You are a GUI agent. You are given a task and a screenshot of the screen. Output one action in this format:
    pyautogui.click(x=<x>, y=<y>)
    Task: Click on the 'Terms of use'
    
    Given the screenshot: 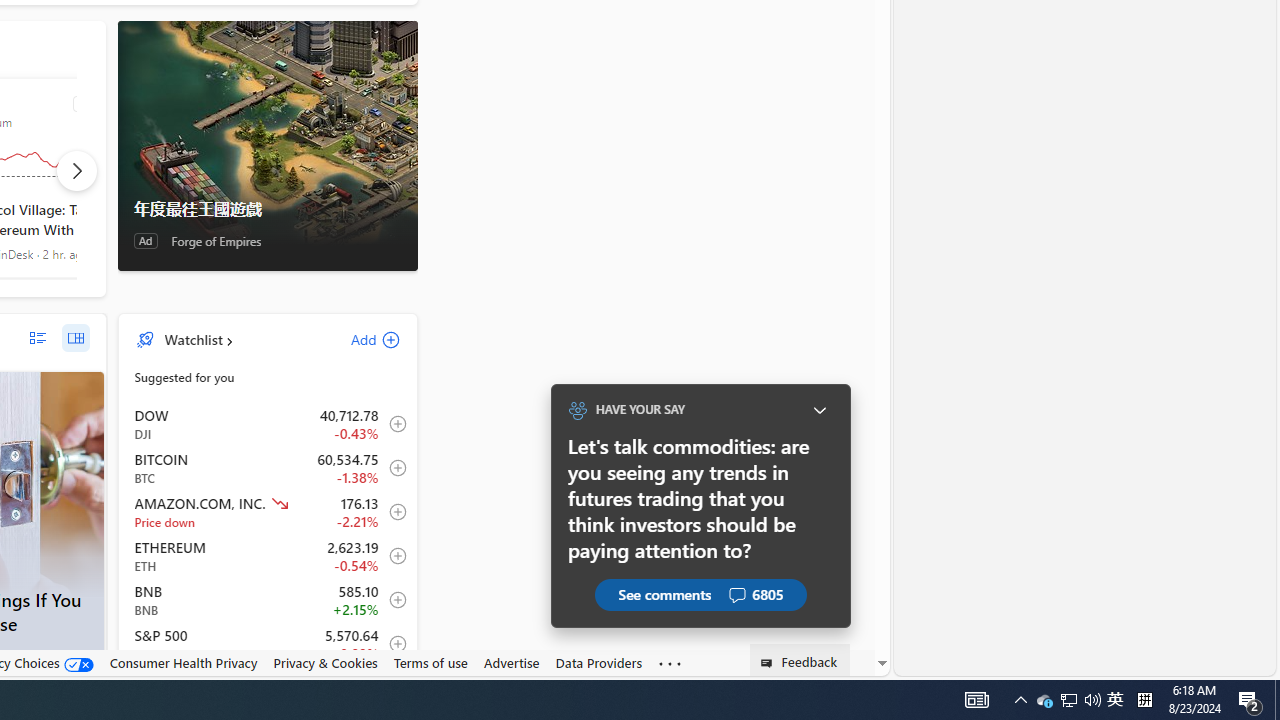 What is the action you would take?
    pyautogui.click(x=429, y=662)
    